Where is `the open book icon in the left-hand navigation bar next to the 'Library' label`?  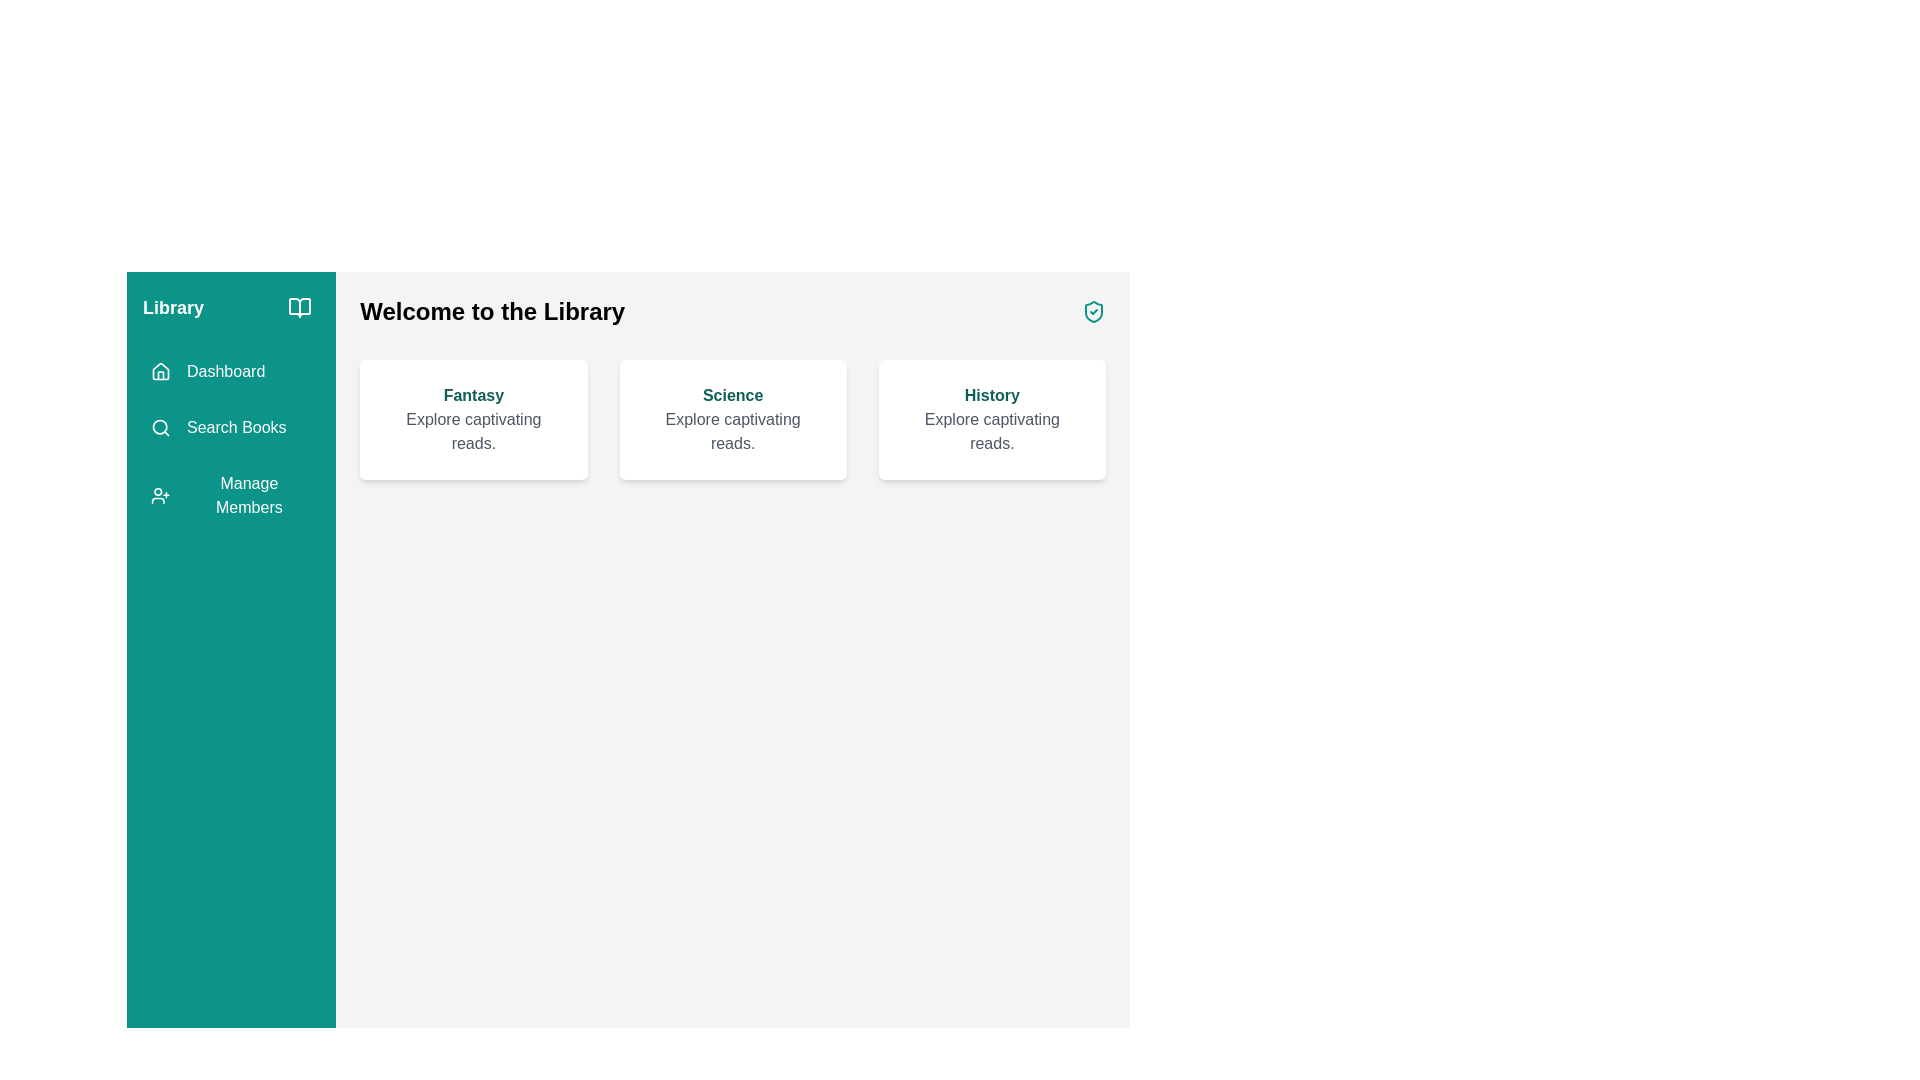
the open book icon in the left-hand navigation bar next to the 'Library' label is located at coordinates (299, 308).